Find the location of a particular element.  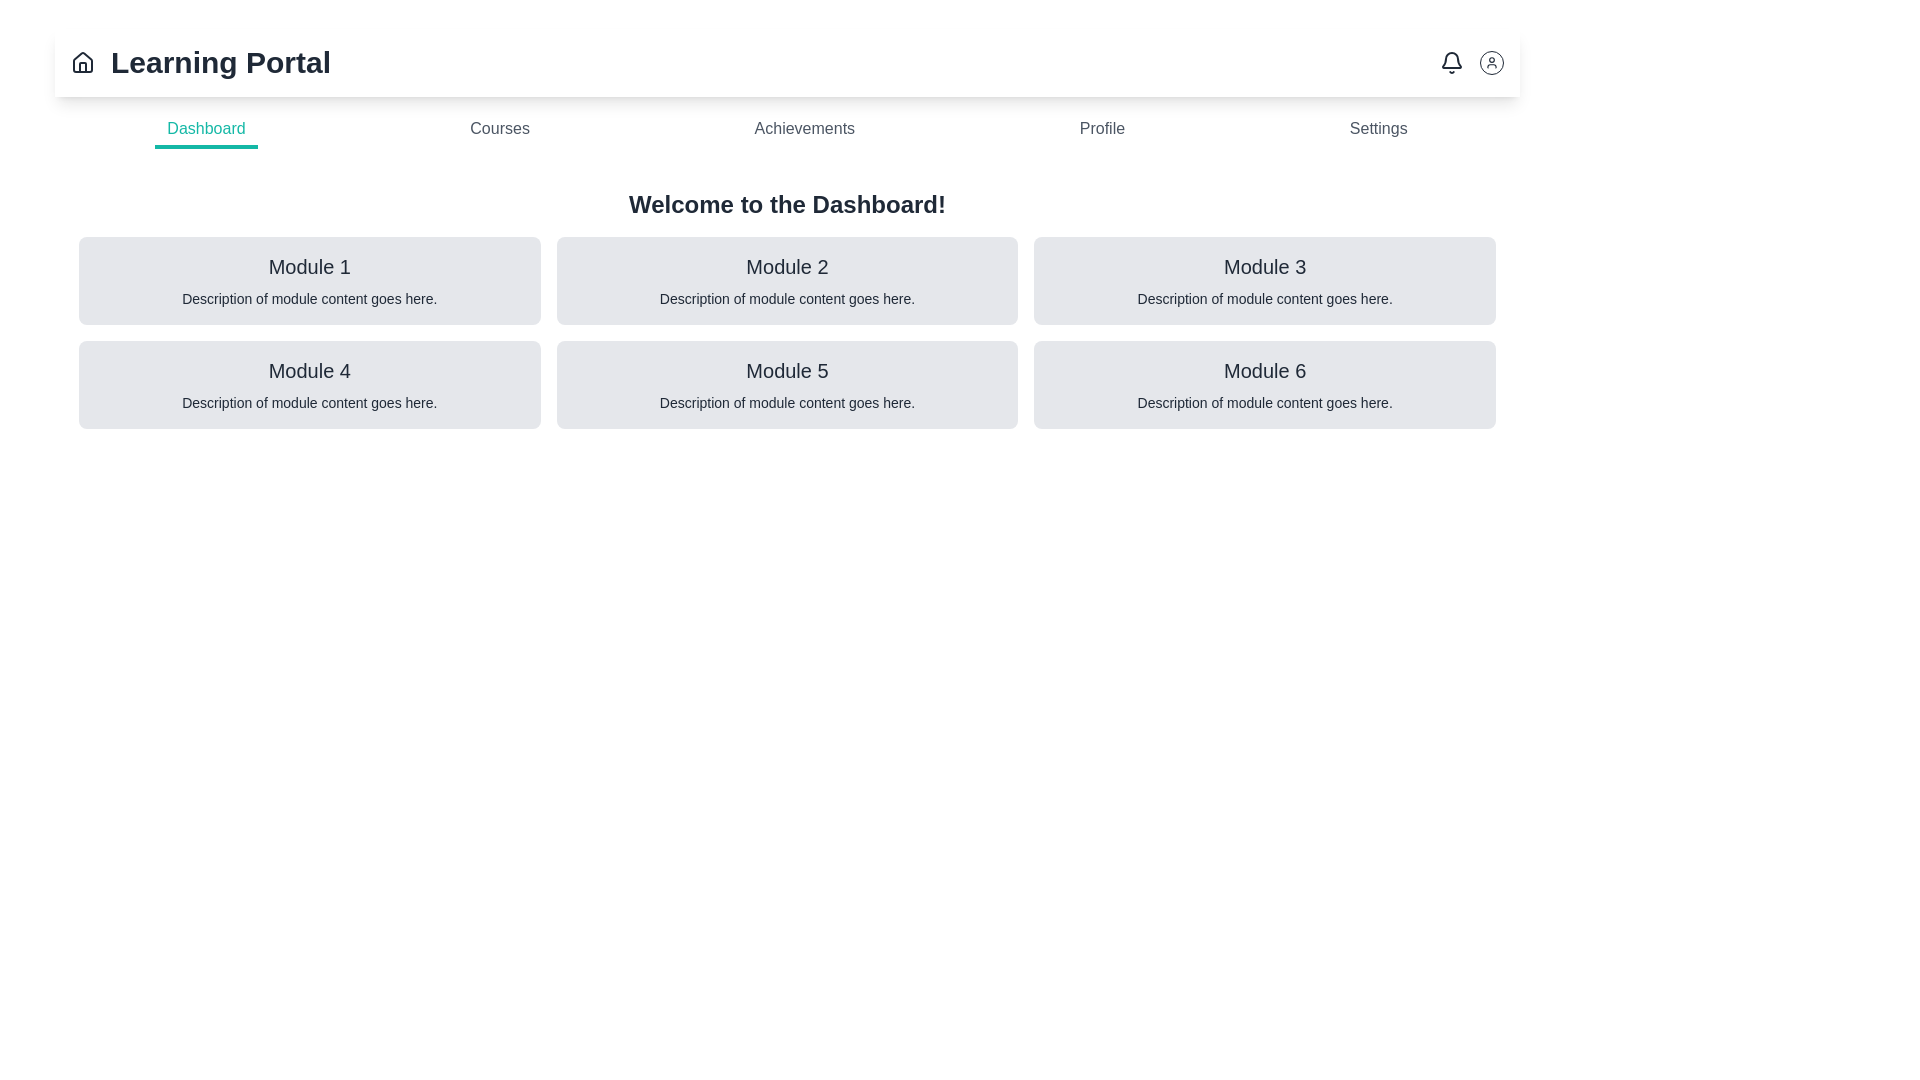

the house-shaped 'home' icon located in the top-left corner of the header section, adjacent to the 'Learning Portal' site title is located at coordinates (81, 60).